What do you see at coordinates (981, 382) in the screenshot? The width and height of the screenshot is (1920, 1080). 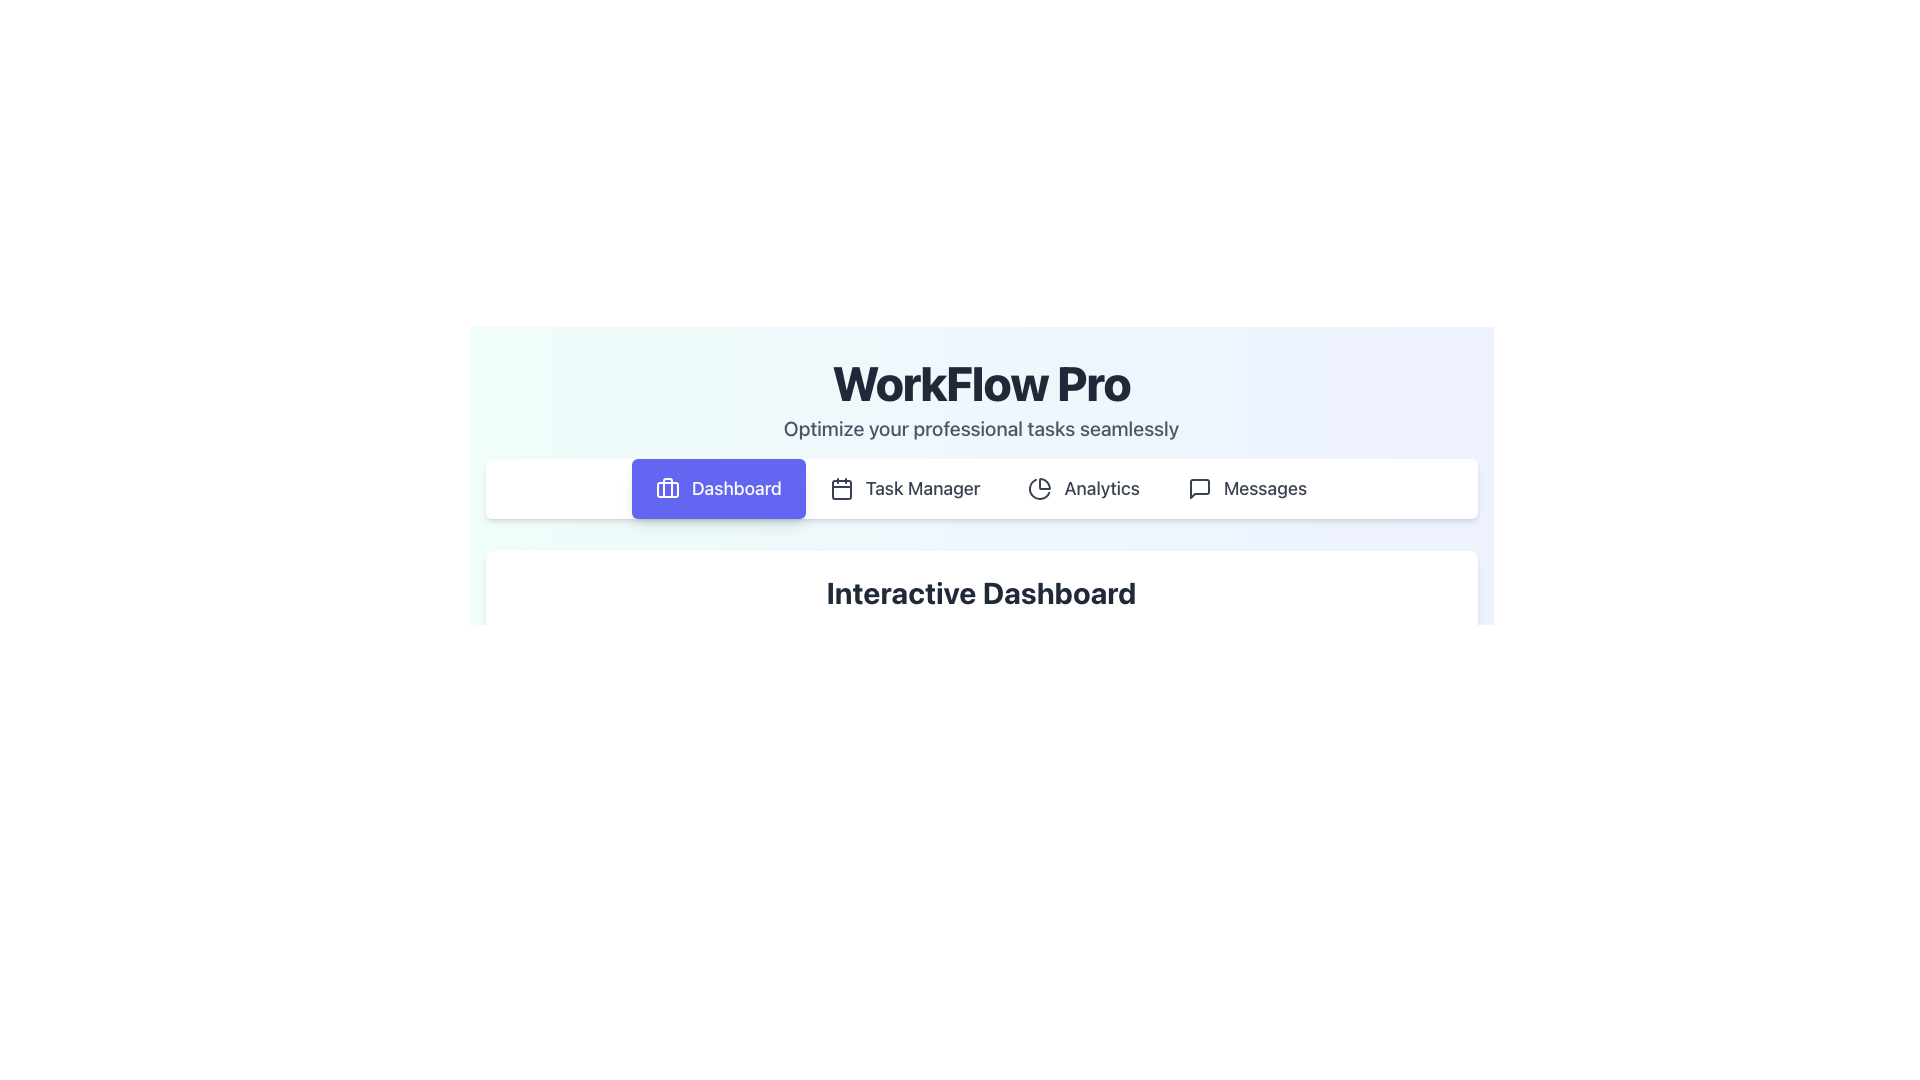 I see `the main title or heading element located at the top center of the page, which provides context about the application, positioned directly above the text 'Optimize your professional tasks seamlessly'` at bounding box center [981, 382].